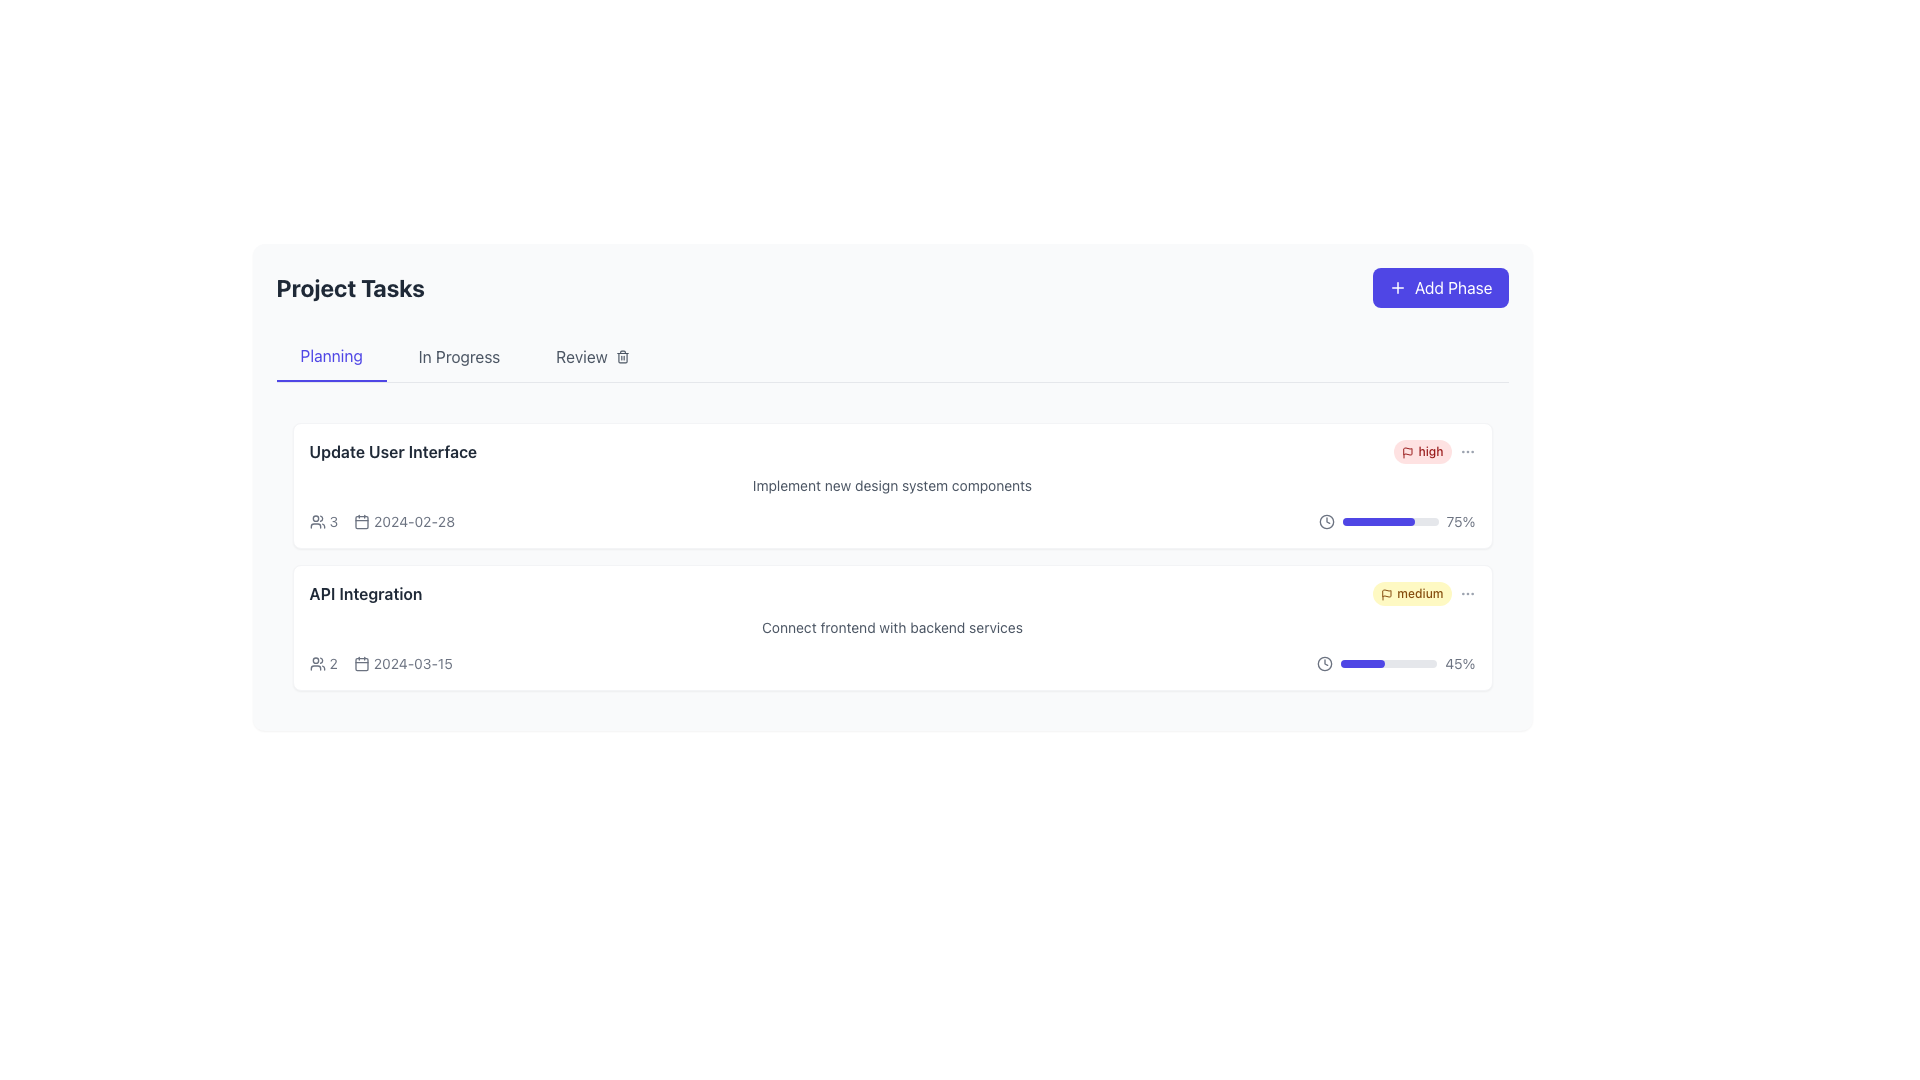  What do you see at coordinates (1421, 451) in the screenshot?
I see `the priority level indicator label located in the first card of the Planning tab, under 'Update User Interface', positioned to the right of the card and above the progress bar` at bounding box center [1421, 451].